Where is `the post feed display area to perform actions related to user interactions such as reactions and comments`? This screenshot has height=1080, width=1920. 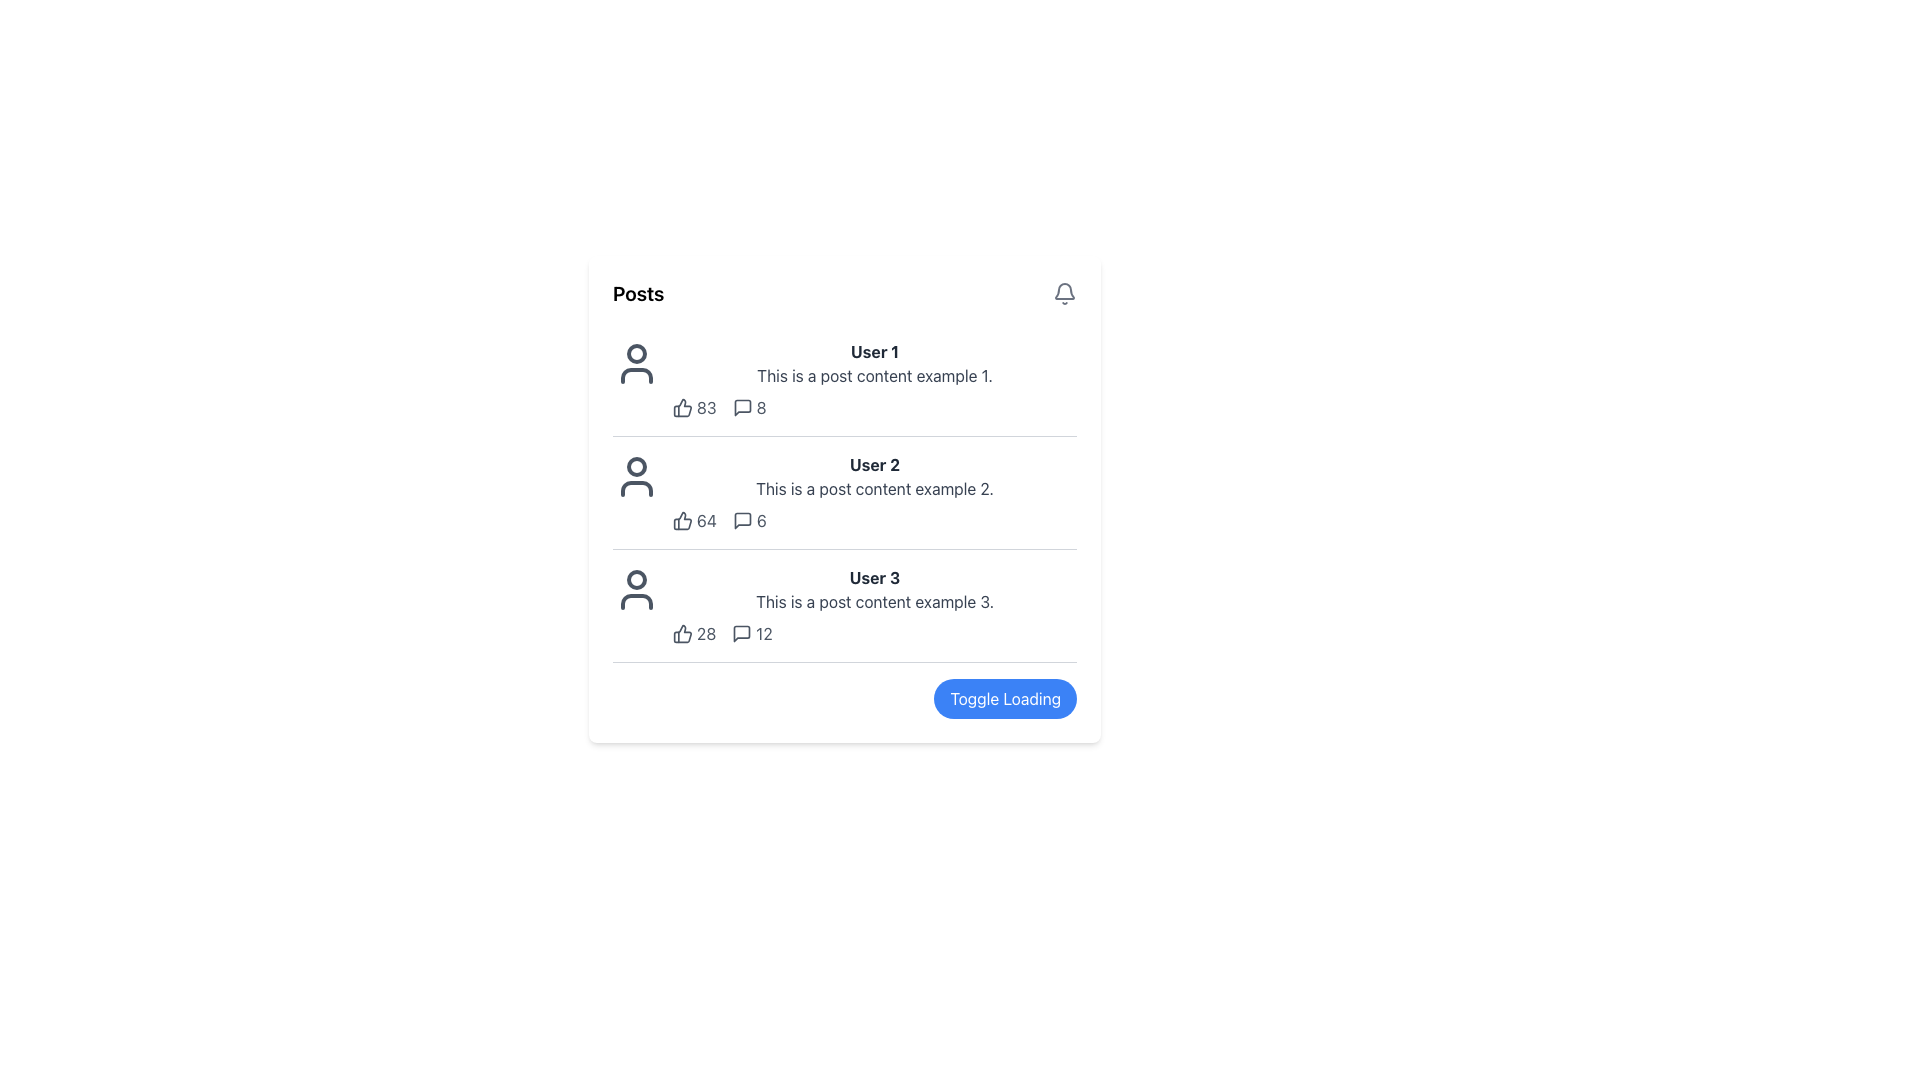
the post feed display area to perform actions related to user interactions such as reactions and comments is located at coordinates (844, 497).